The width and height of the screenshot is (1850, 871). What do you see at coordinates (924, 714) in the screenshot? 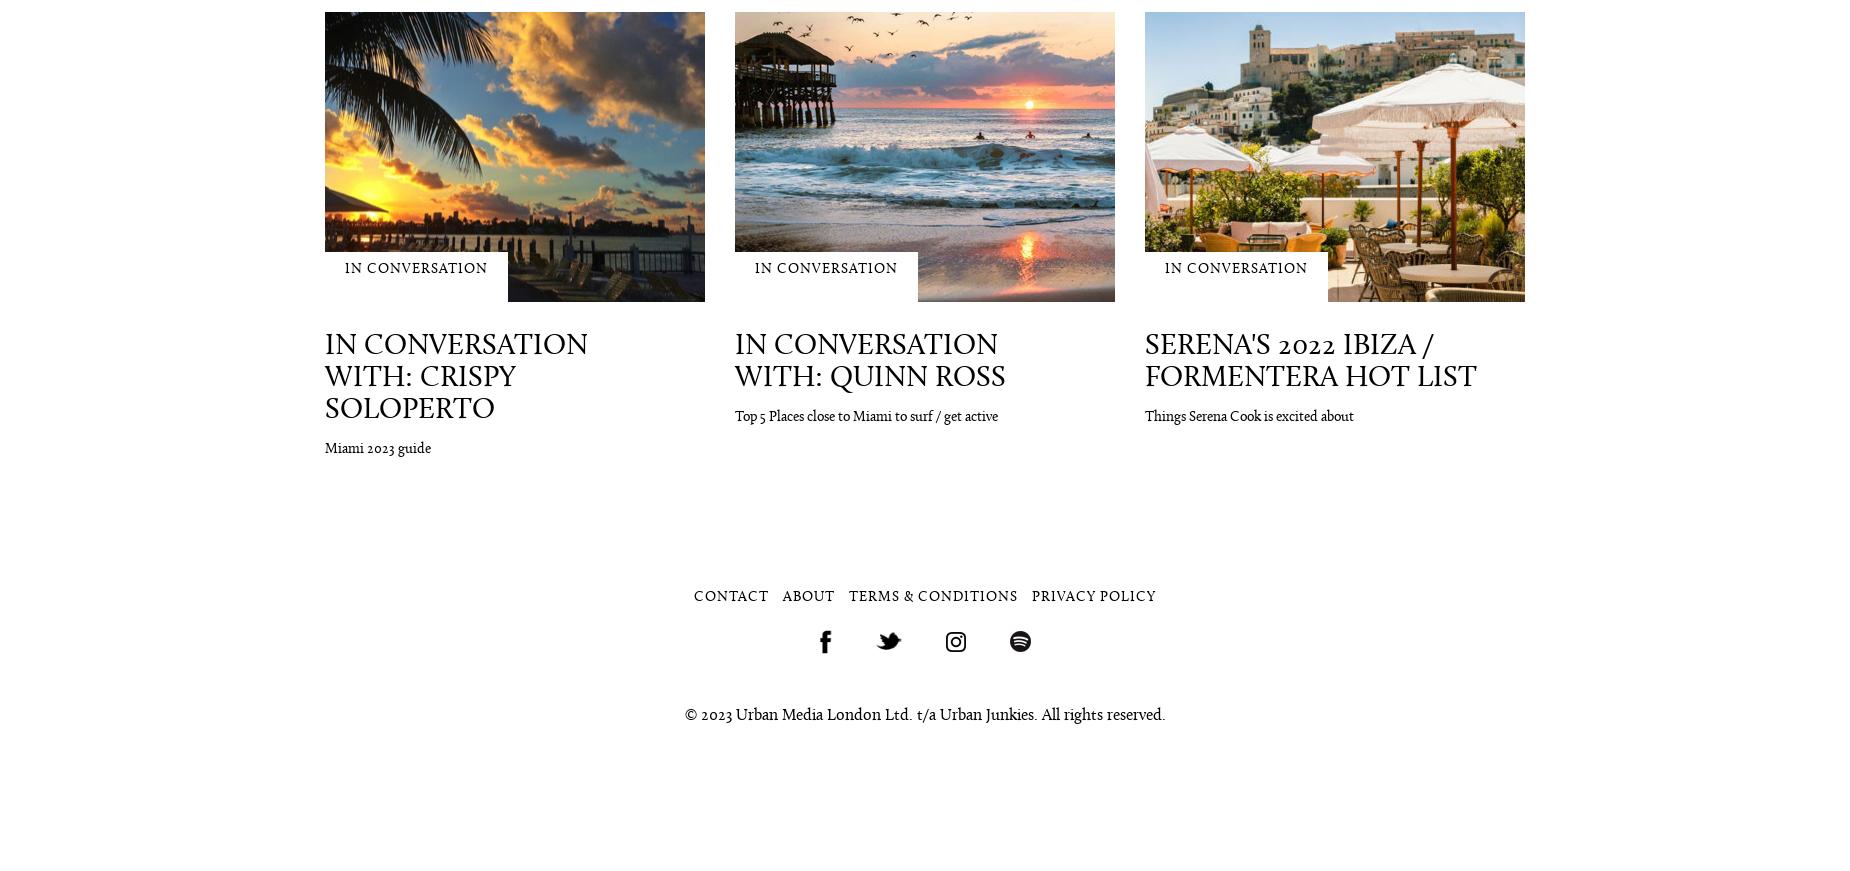
I see `'© 2023 Urban Media London Ltd. t/a Urban Junkies. All rights reserved.'` at bounding box center [924, 714].